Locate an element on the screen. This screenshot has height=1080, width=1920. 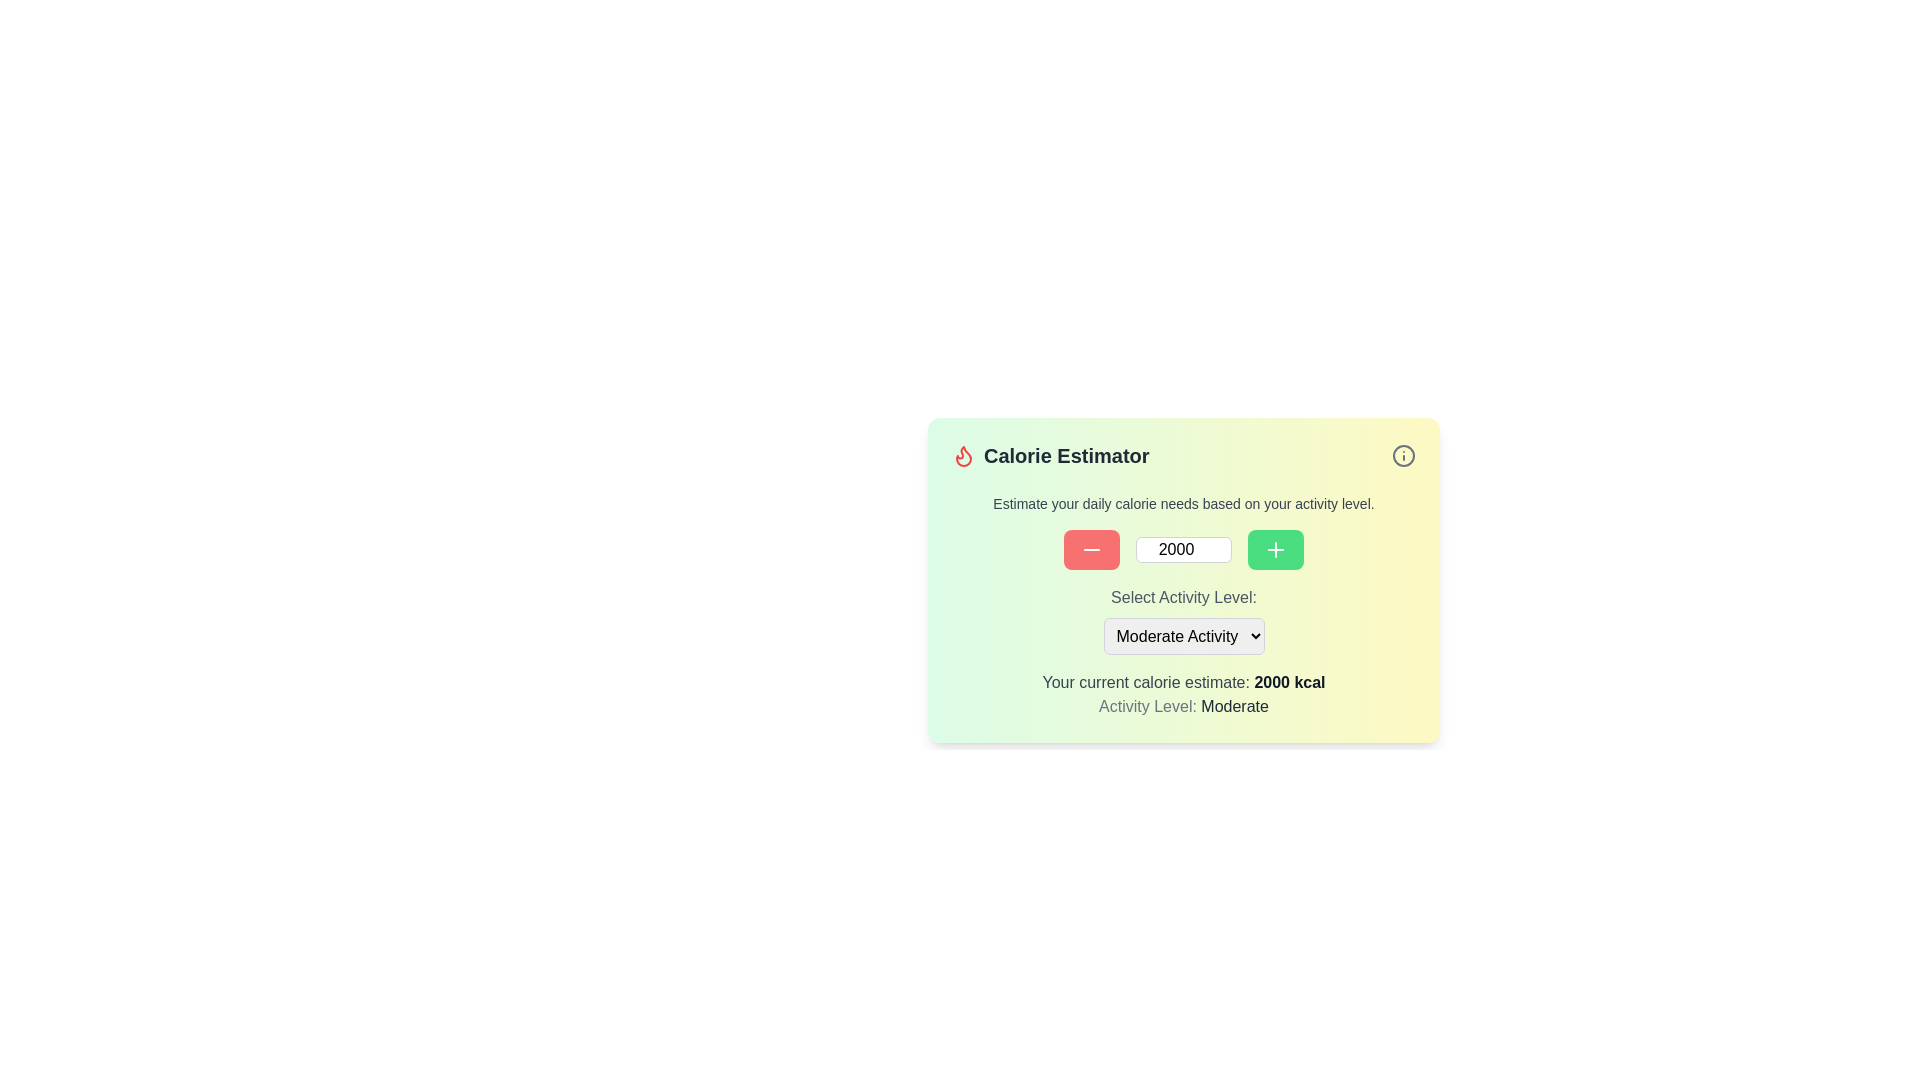
the red decrement button located to the left of the white text box displaying '2000' in the 'Calorie Estimator' section to decrement a value is located at coordinates (1090, 550).